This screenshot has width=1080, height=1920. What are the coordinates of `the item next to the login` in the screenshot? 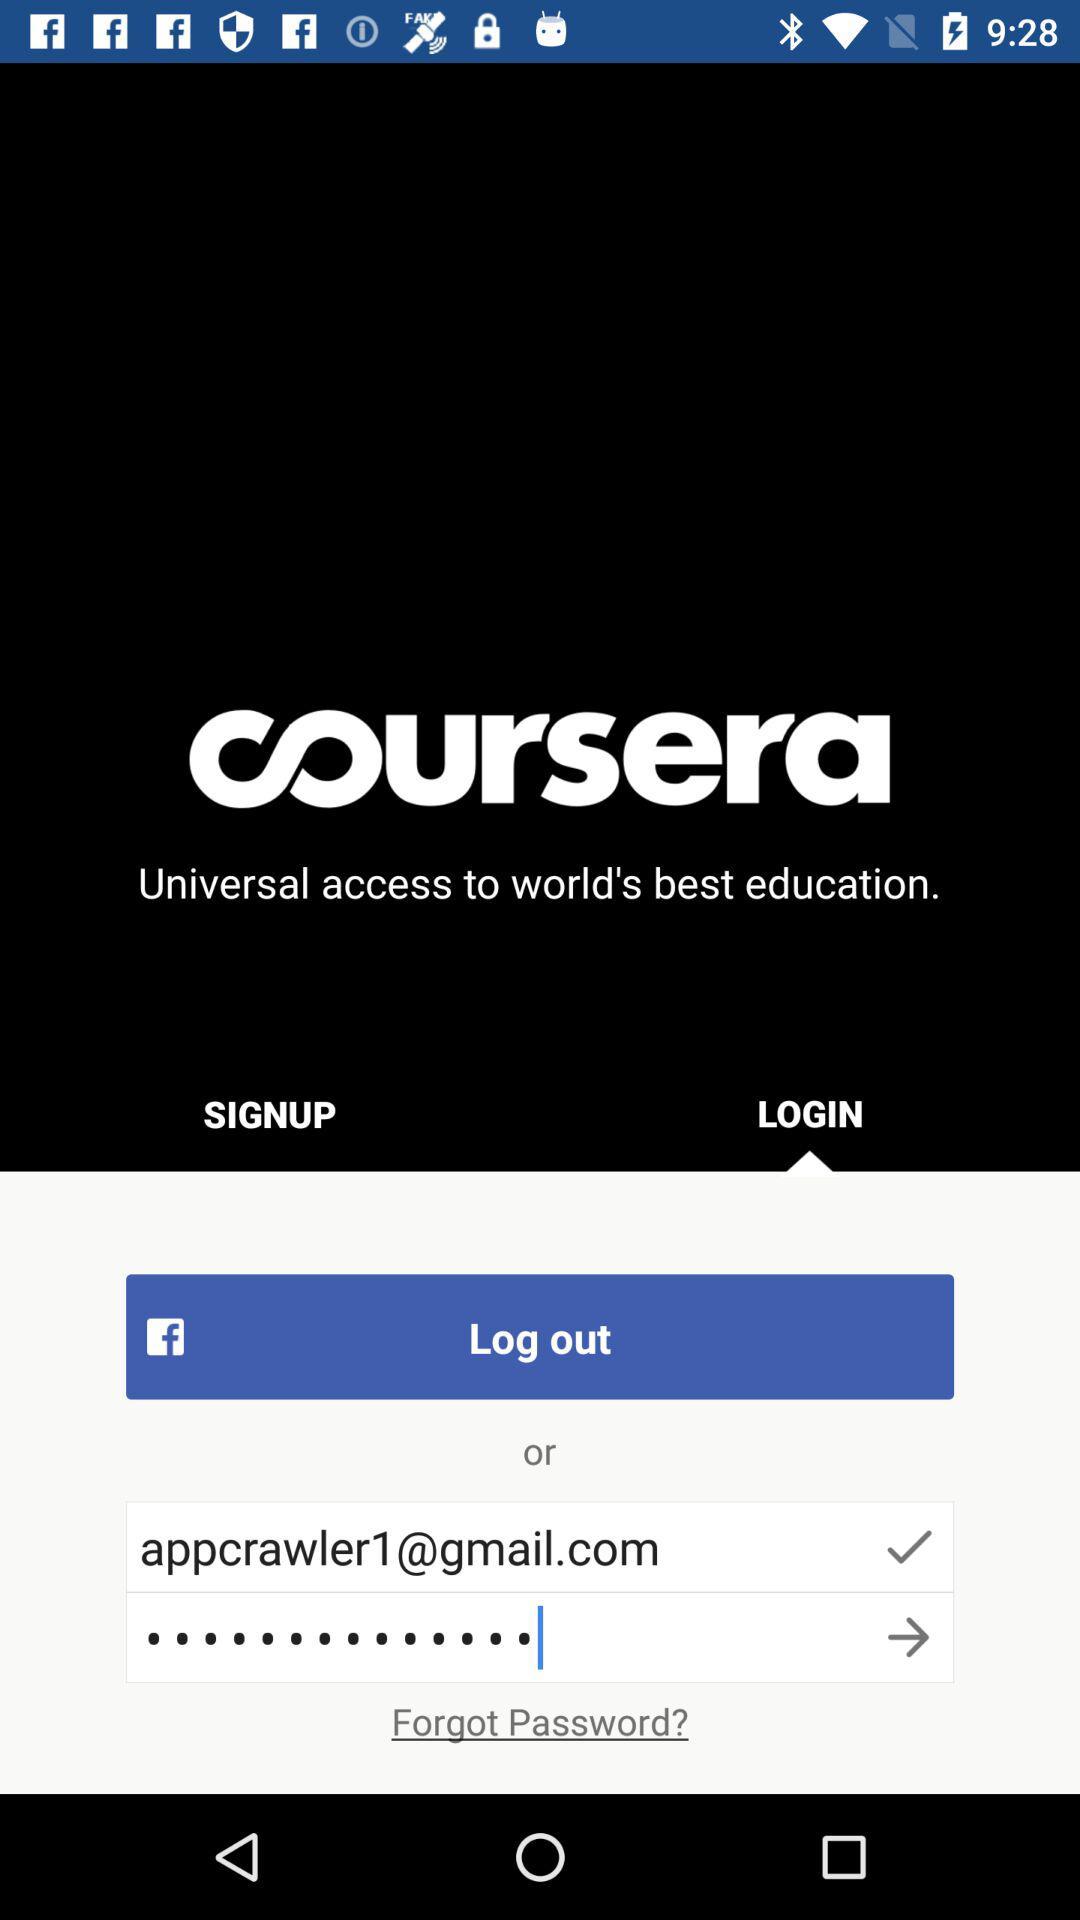 It's located at (270, 1112).